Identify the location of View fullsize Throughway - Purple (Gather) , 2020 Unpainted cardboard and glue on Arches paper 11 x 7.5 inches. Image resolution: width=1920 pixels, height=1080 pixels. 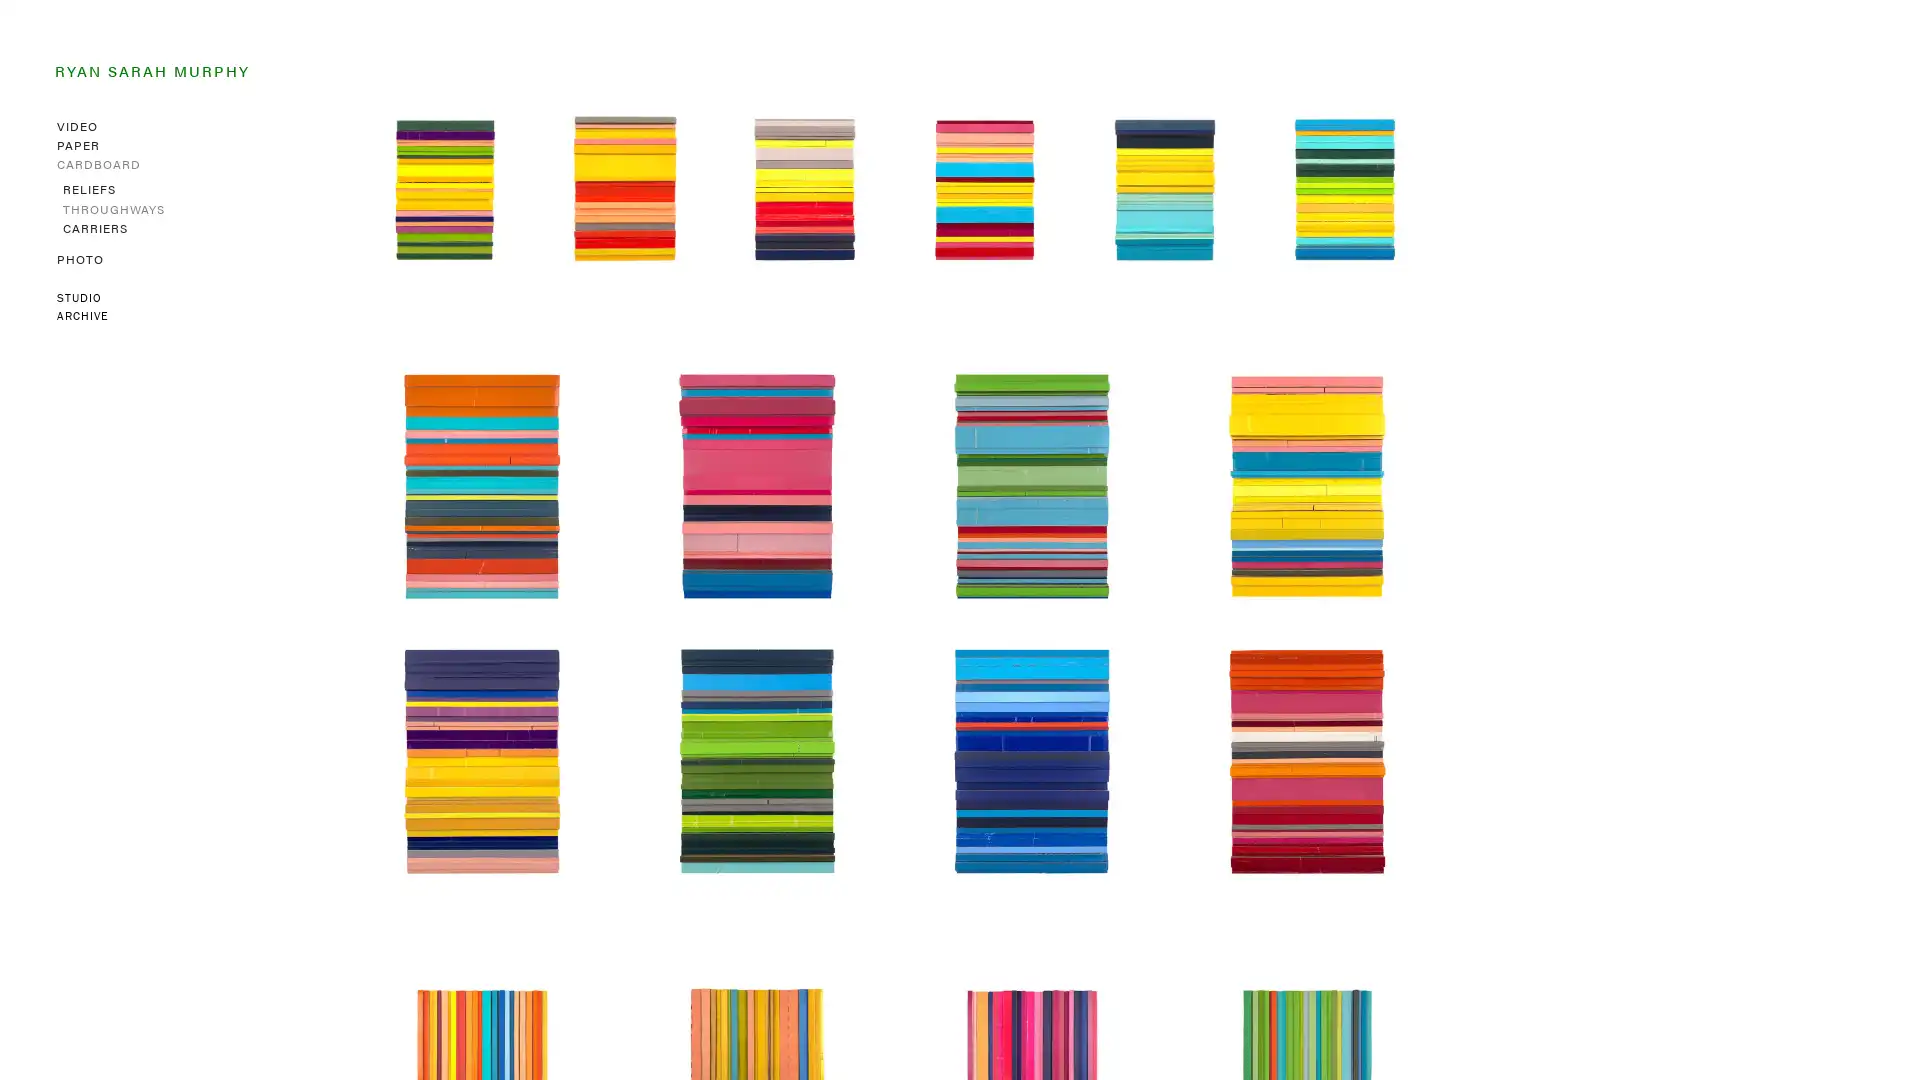
(482, 761).